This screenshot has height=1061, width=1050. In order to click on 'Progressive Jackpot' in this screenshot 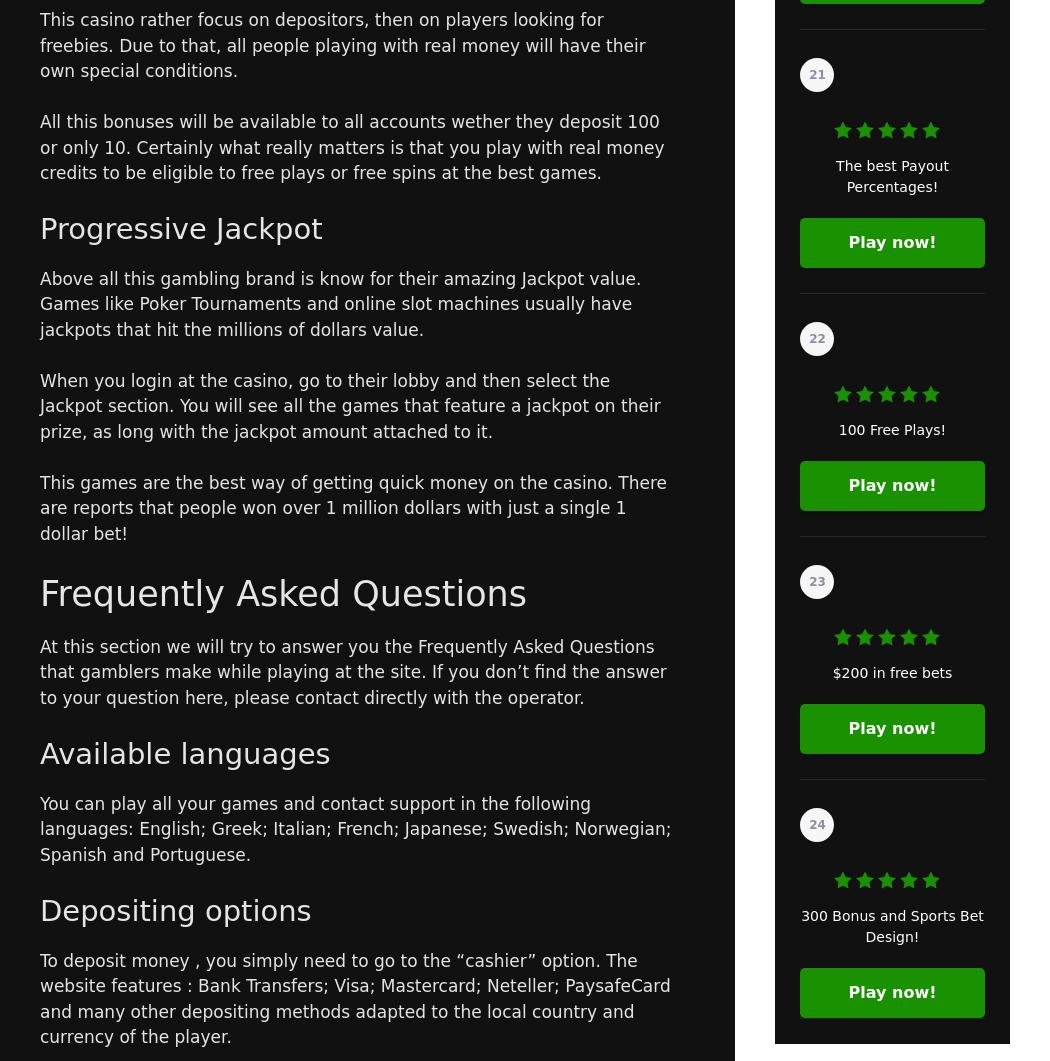, I will do `click(181, 227)`.